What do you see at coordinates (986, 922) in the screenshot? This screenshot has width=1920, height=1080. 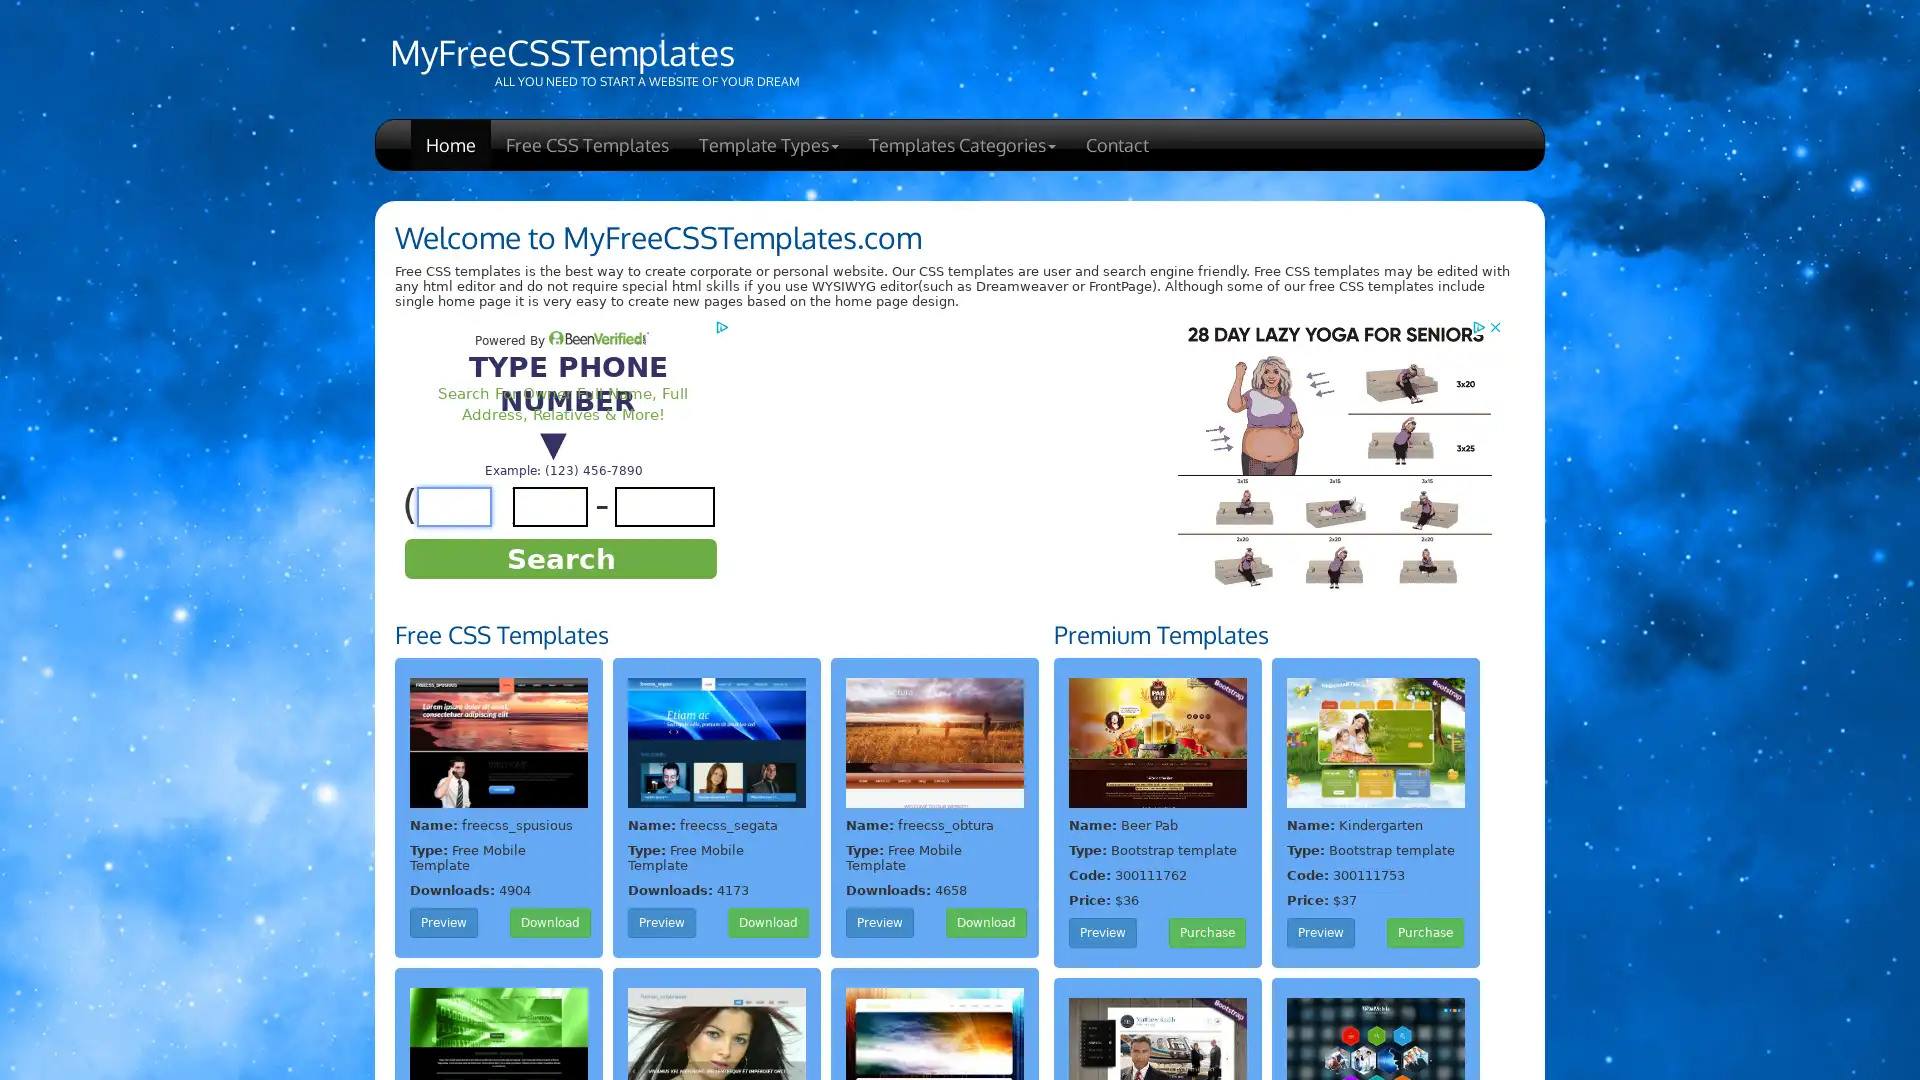 I see `Download` at bounding box center [986, 922].